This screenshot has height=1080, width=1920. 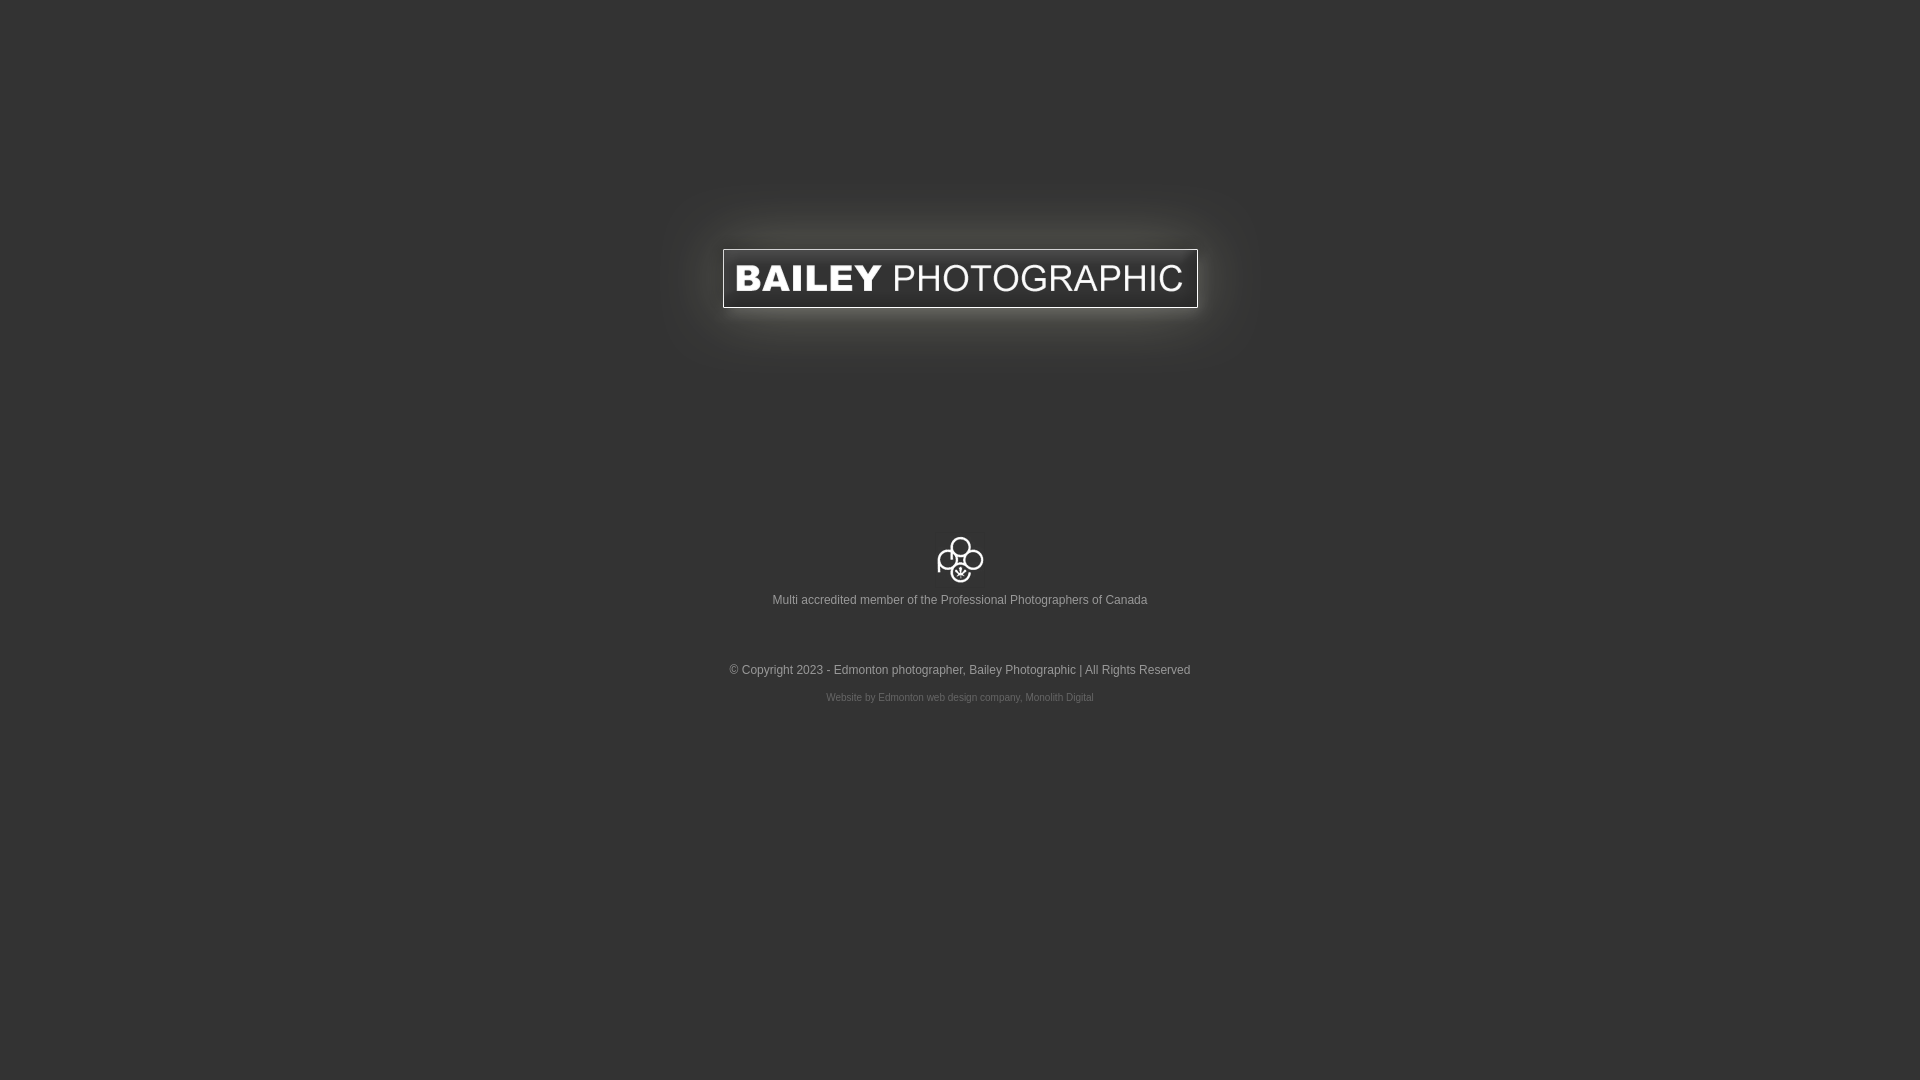 What do you see at coordinates (878, 696) in the screenshot?
I see `'Edmonton web design'` at bounding box center [878, 696].